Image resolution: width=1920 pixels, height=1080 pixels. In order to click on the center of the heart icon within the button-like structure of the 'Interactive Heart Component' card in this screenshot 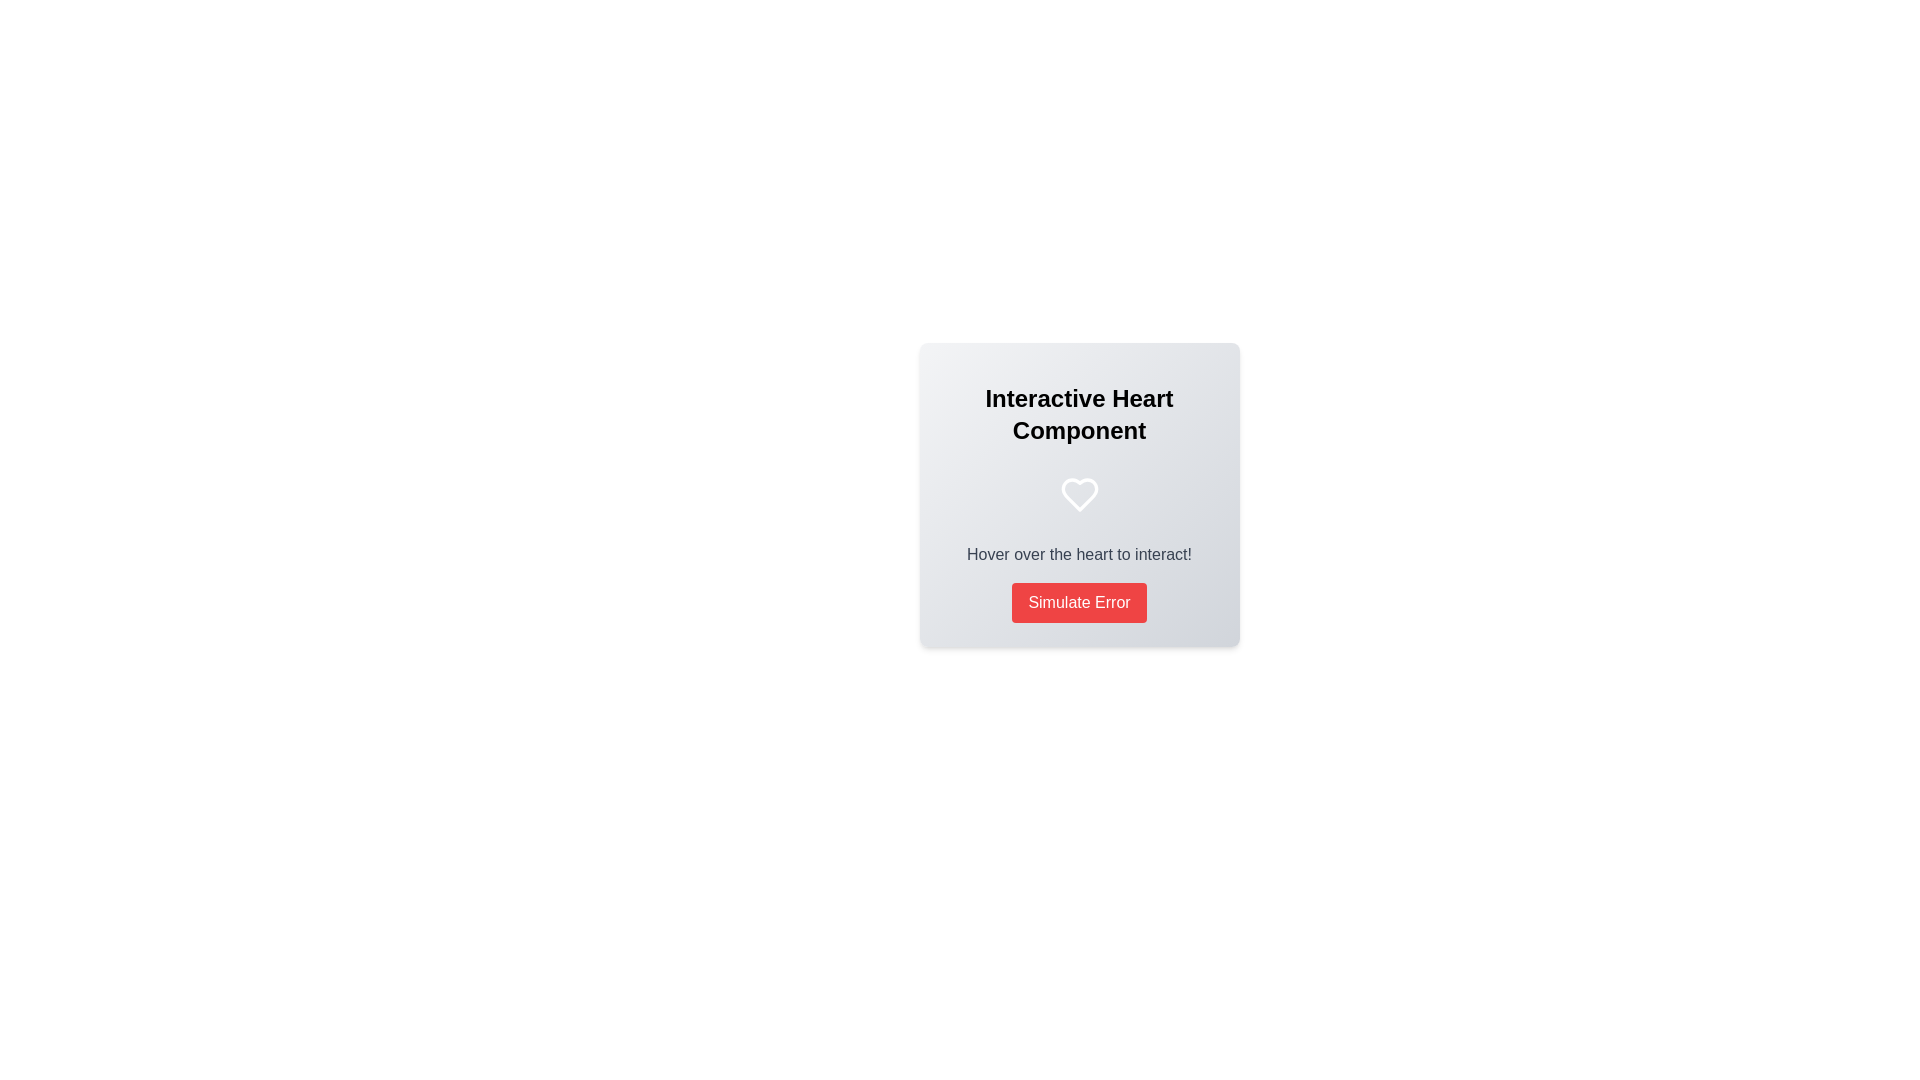, I will do `click(1078, 494)`.